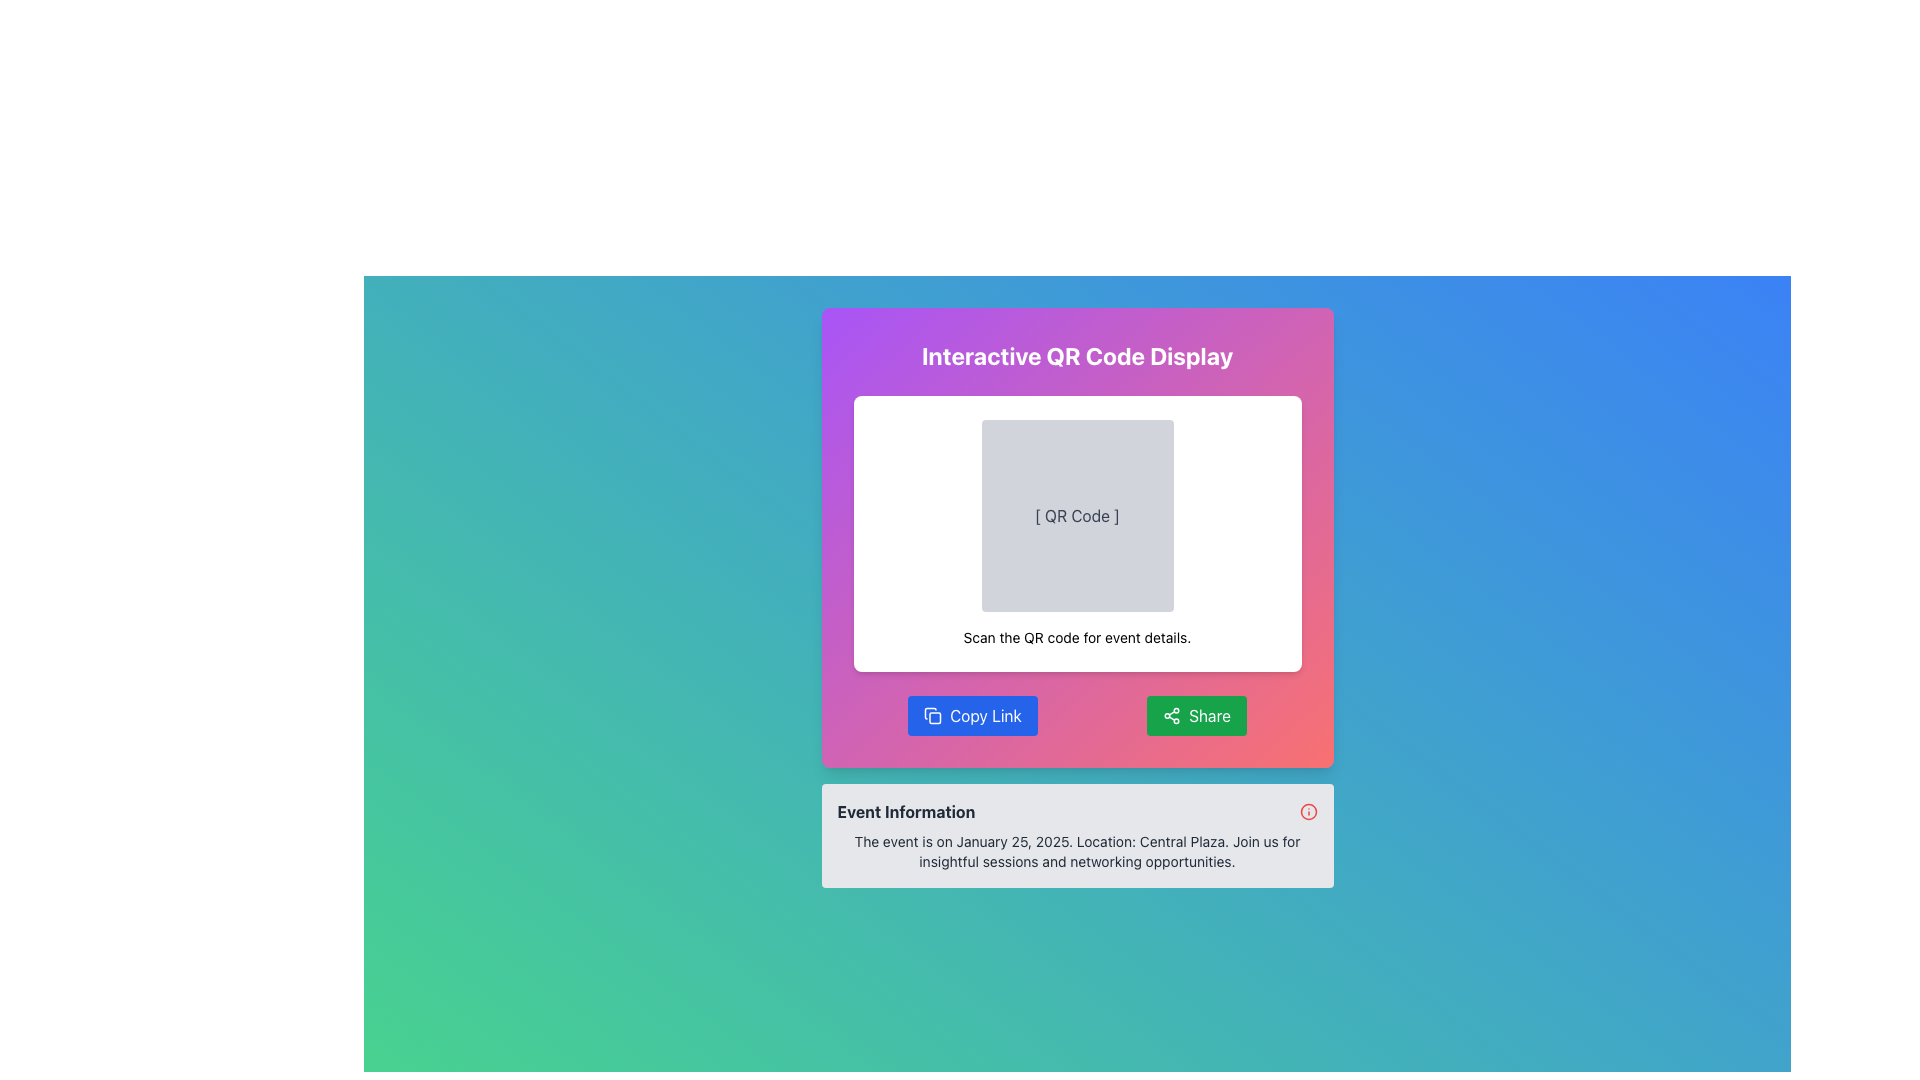 This screenshot has height=1080, width=1920. What do you see at coordinates (1196, 715) in the screenshot?
I see `the share button located in the bottom-right corner of the button group, adjacent to the 'Copy Link' button` at bounding box center [1196, 715].